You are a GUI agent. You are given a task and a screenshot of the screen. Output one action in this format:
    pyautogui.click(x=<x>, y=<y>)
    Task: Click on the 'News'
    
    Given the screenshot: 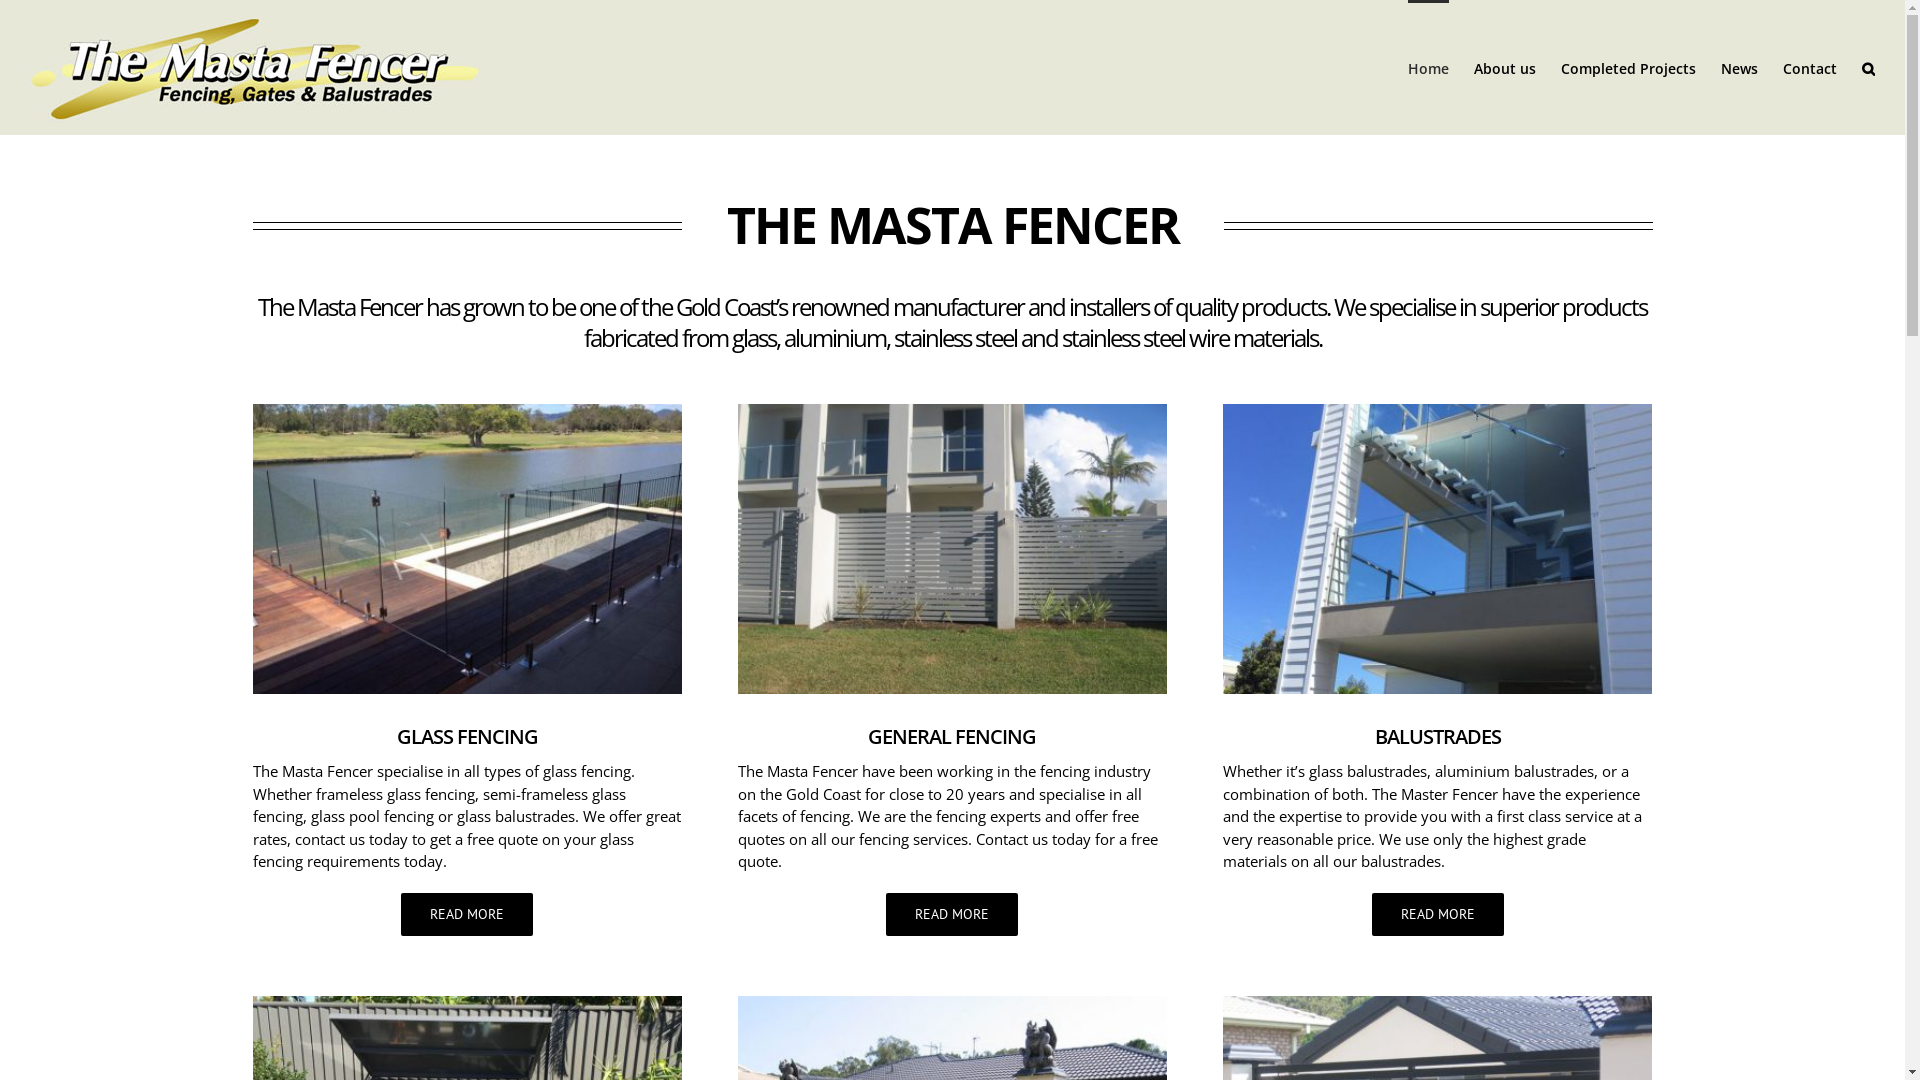 What is the action you would take?
    pyautogui.click(x=1738, y=66)
    